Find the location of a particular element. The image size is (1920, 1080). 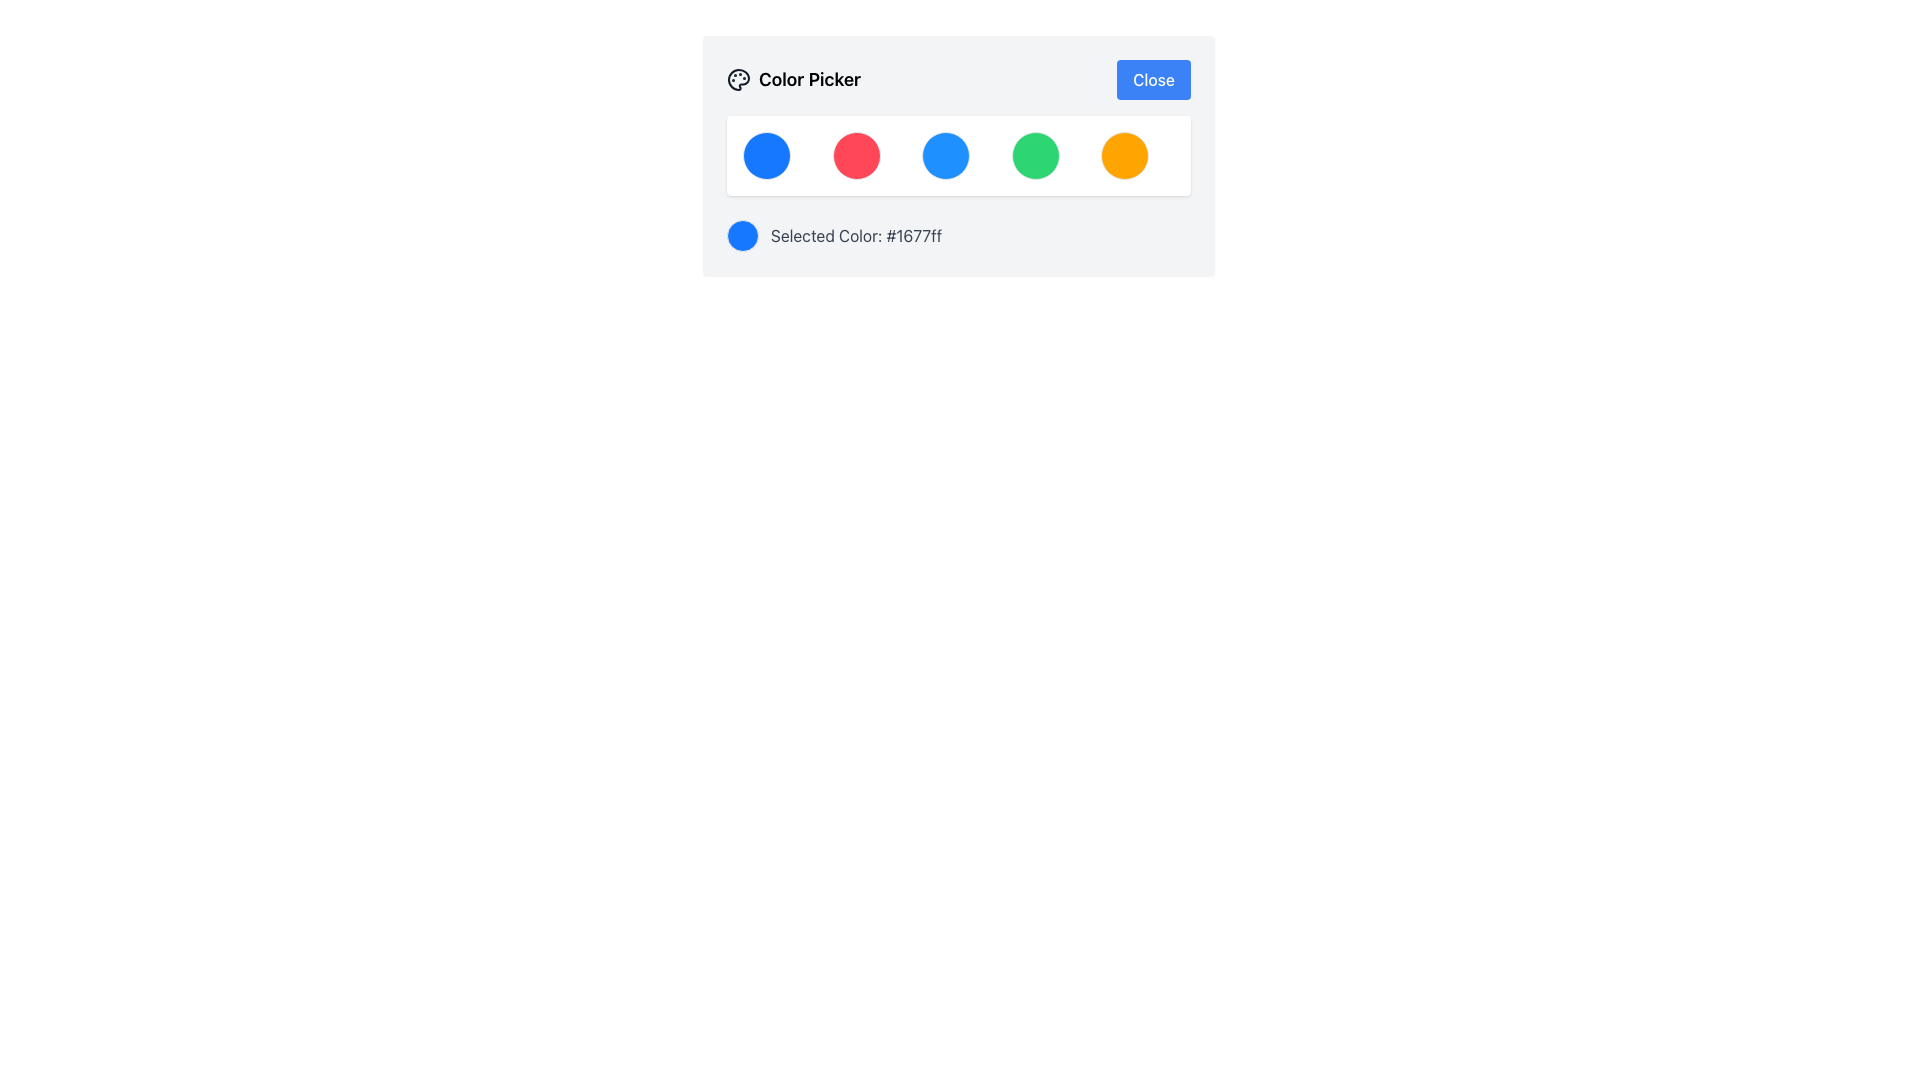

the interactive blue color selection circle, which is the third circle in a row of five colored circles is located at coordinates (958, 154).